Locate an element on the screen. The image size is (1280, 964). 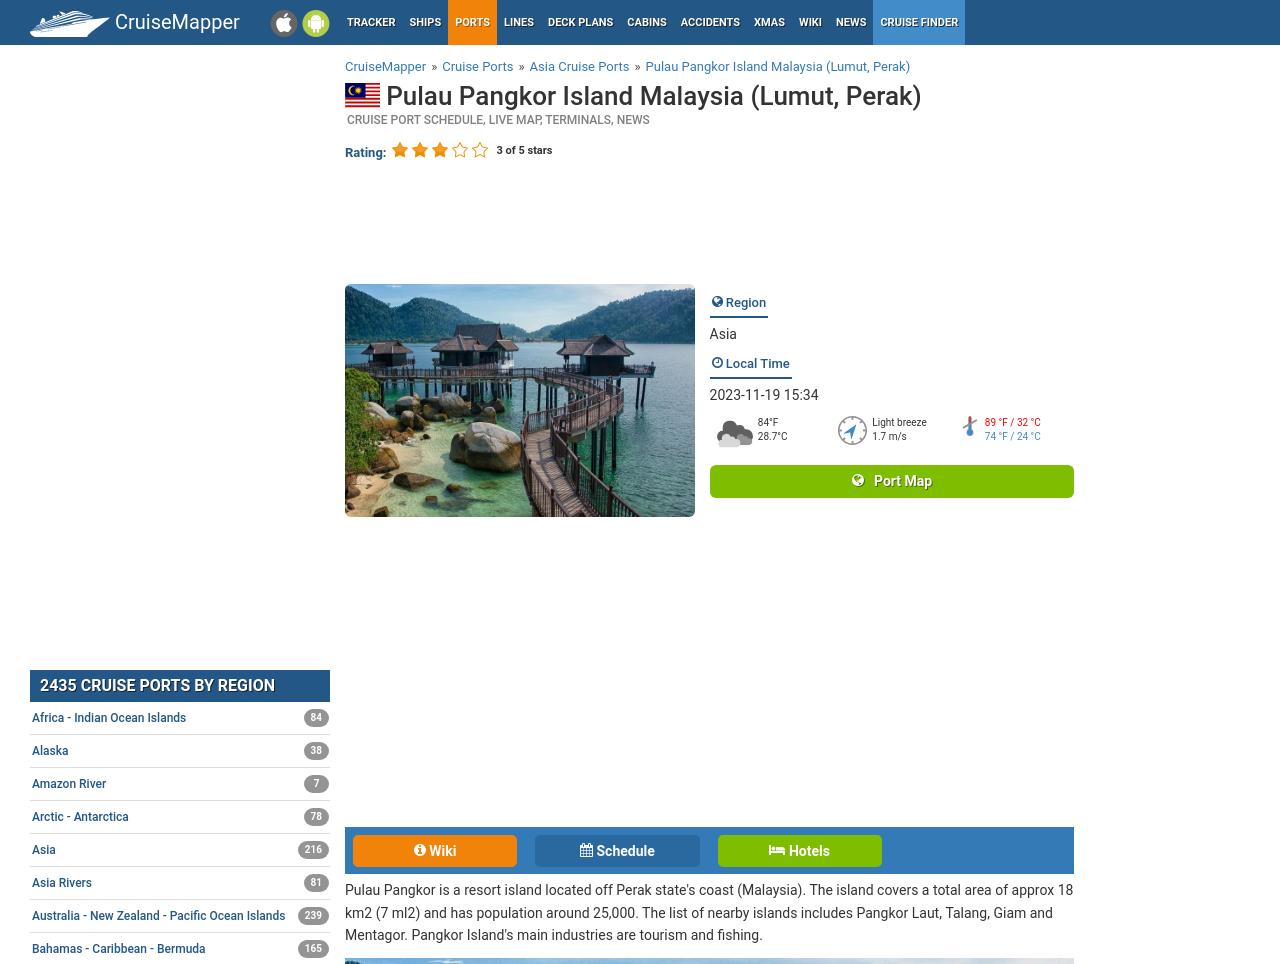
'84°F' is located at coordinates (766, 421).